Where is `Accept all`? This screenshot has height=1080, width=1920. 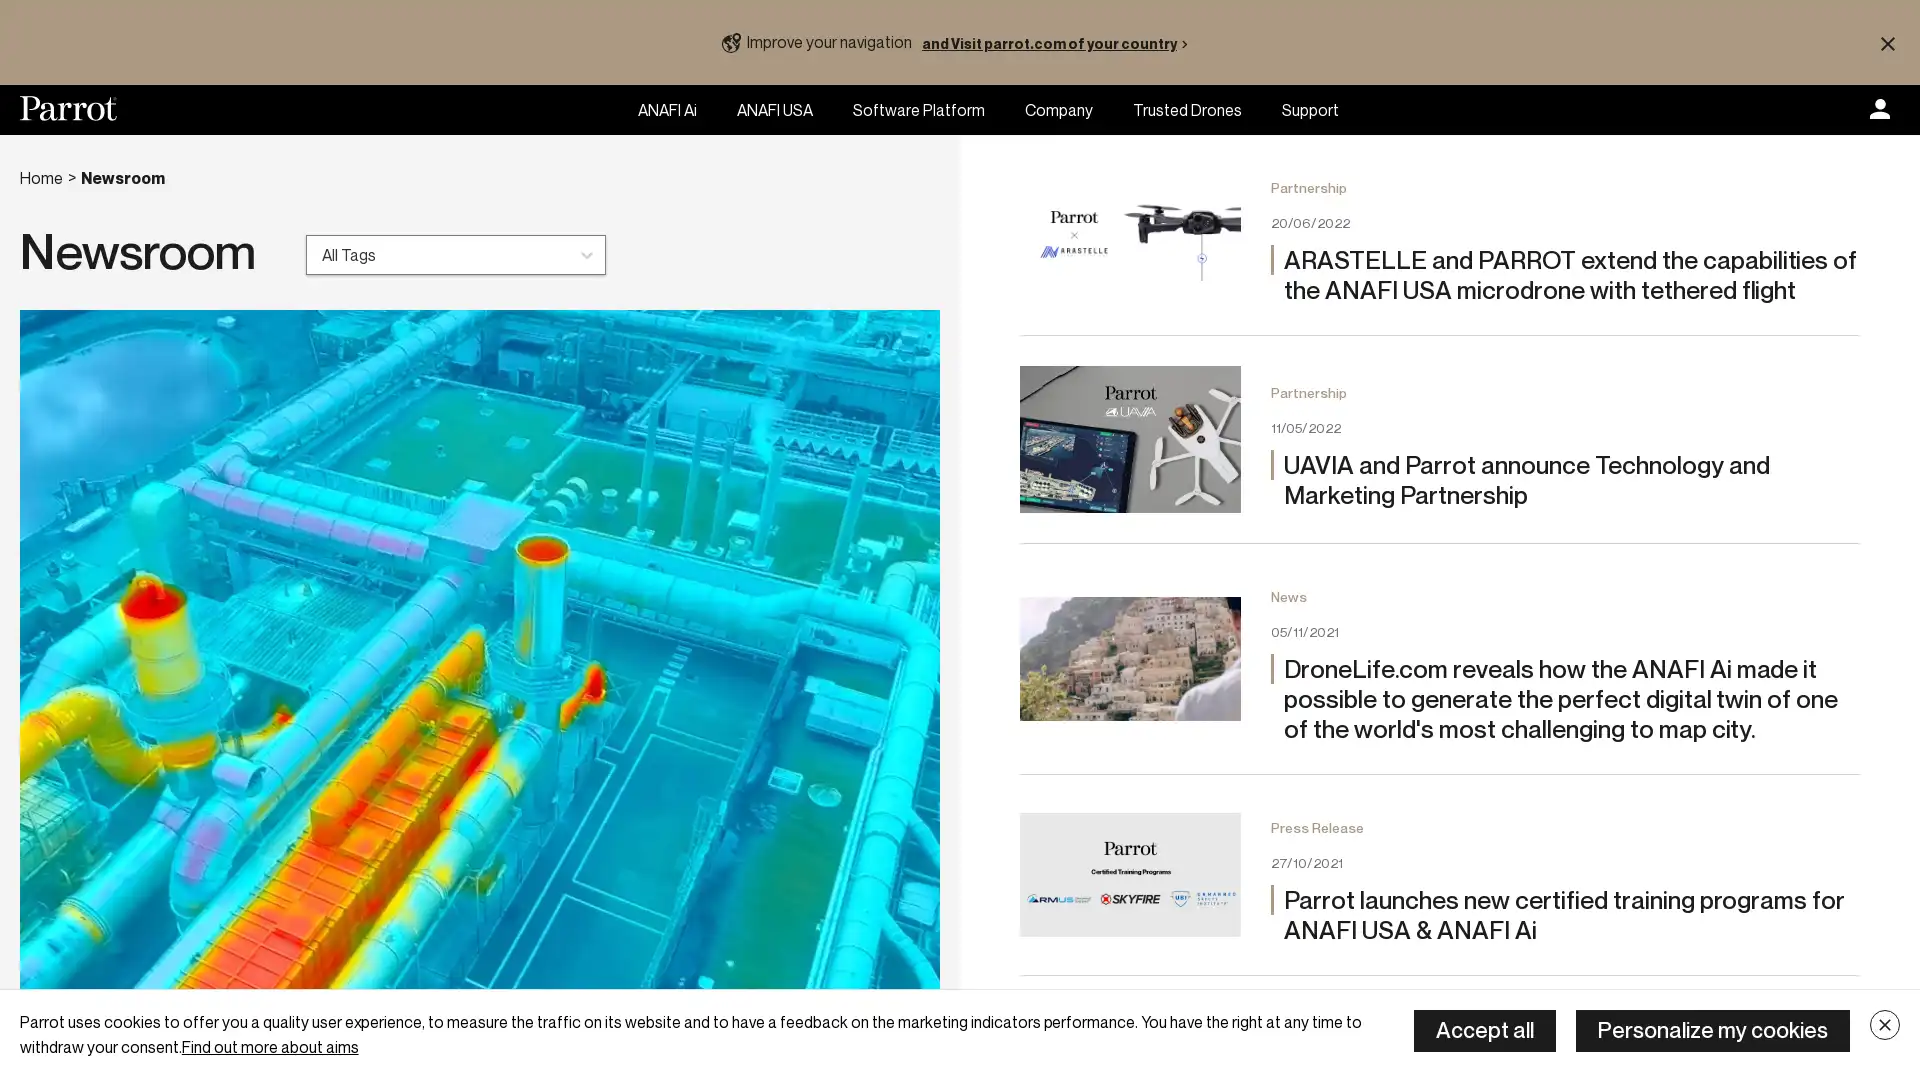 Accept all is located at coordinates (1484, 1030).